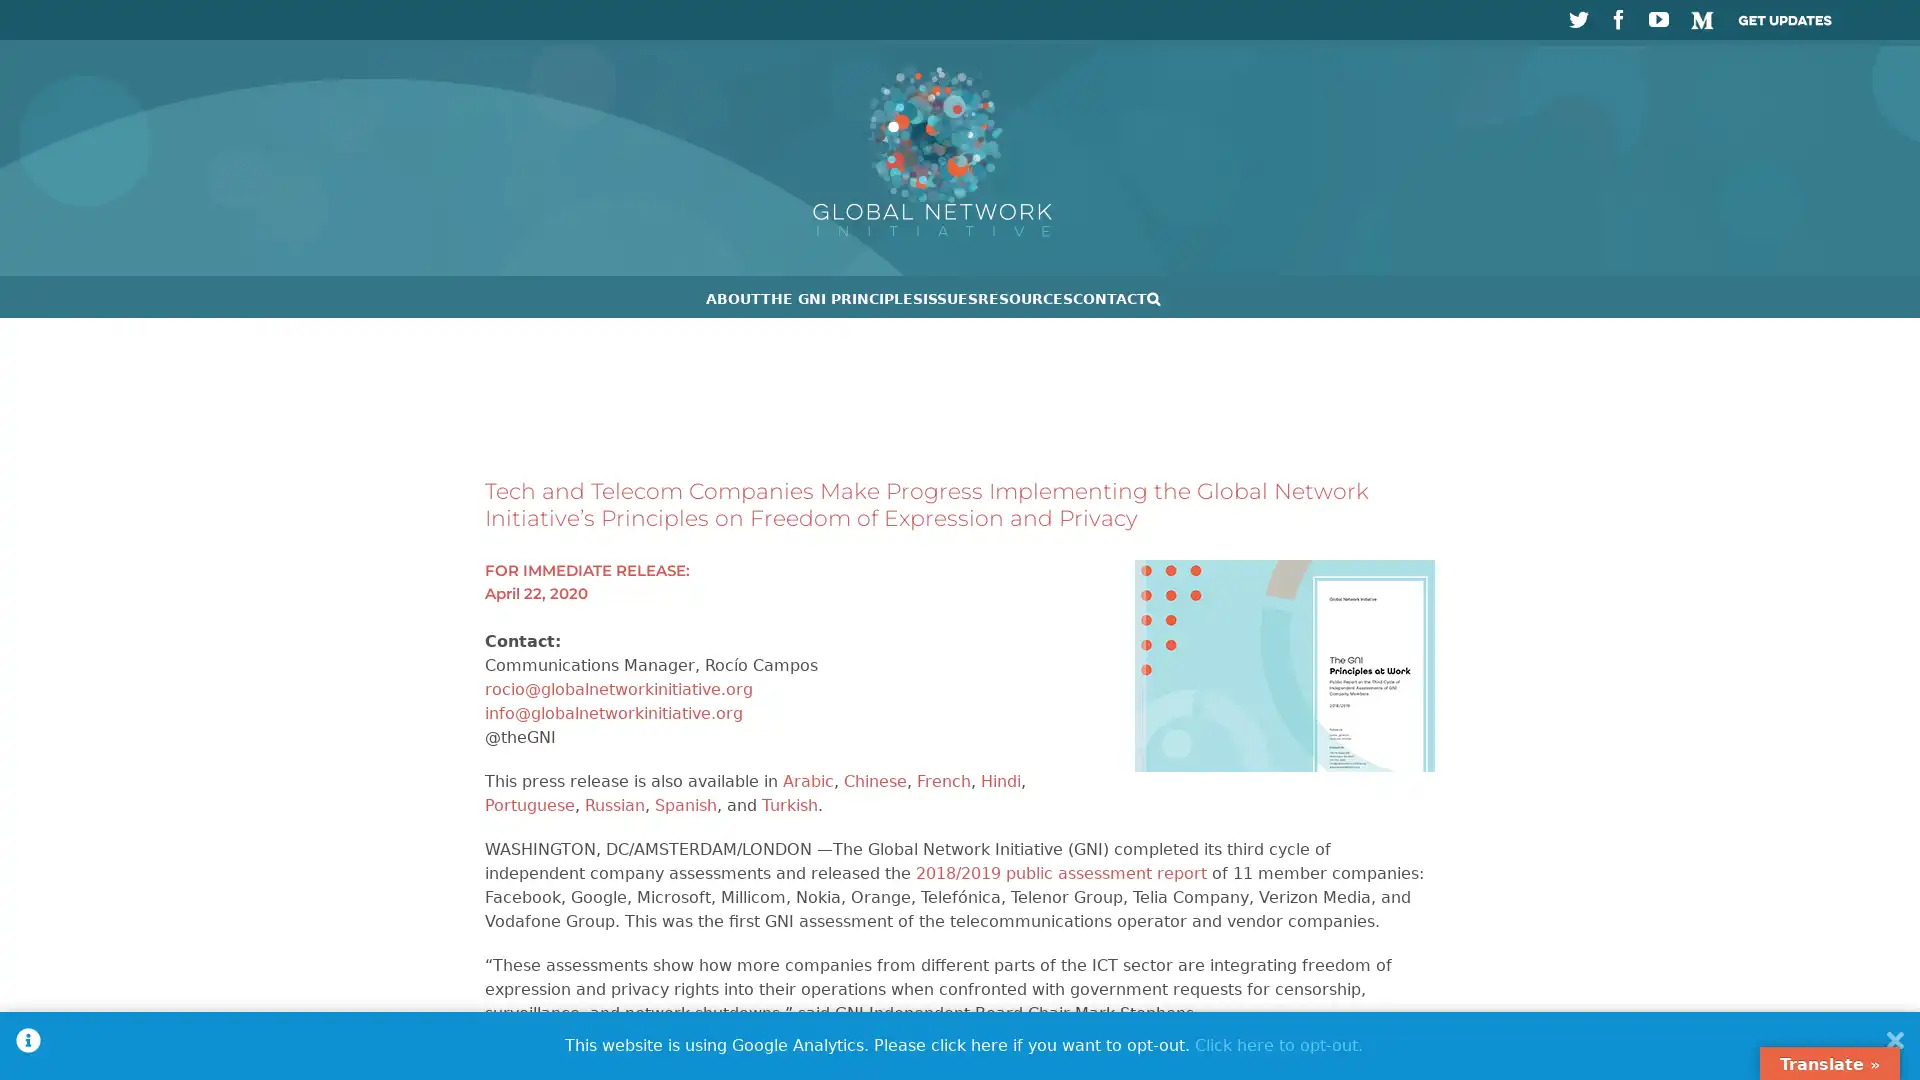 The height and width of the screenshot is (1080, 1920). I want to click on Search, so click(1152, 299).